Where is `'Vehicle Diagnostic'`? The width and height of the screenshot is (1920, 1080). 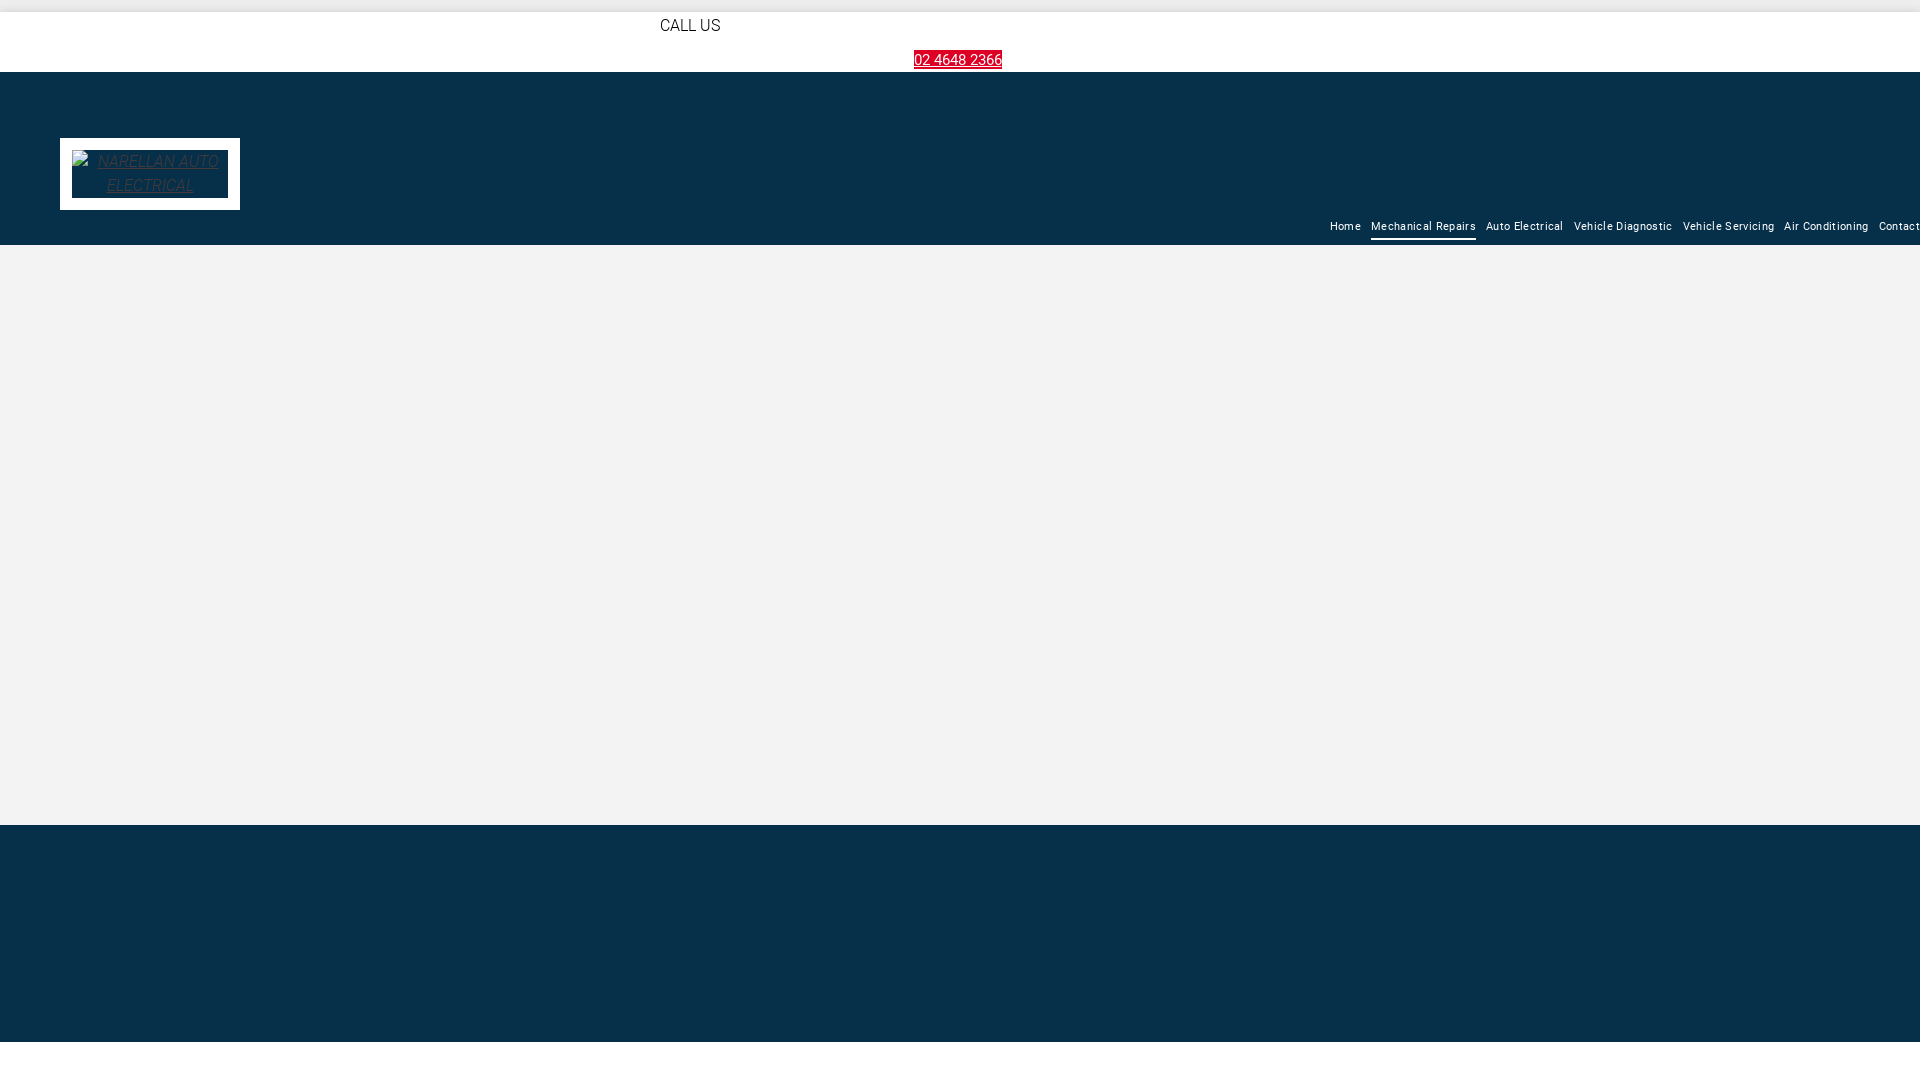
'Vehicle Diagnostic' is located at coordinates (1623, 226).